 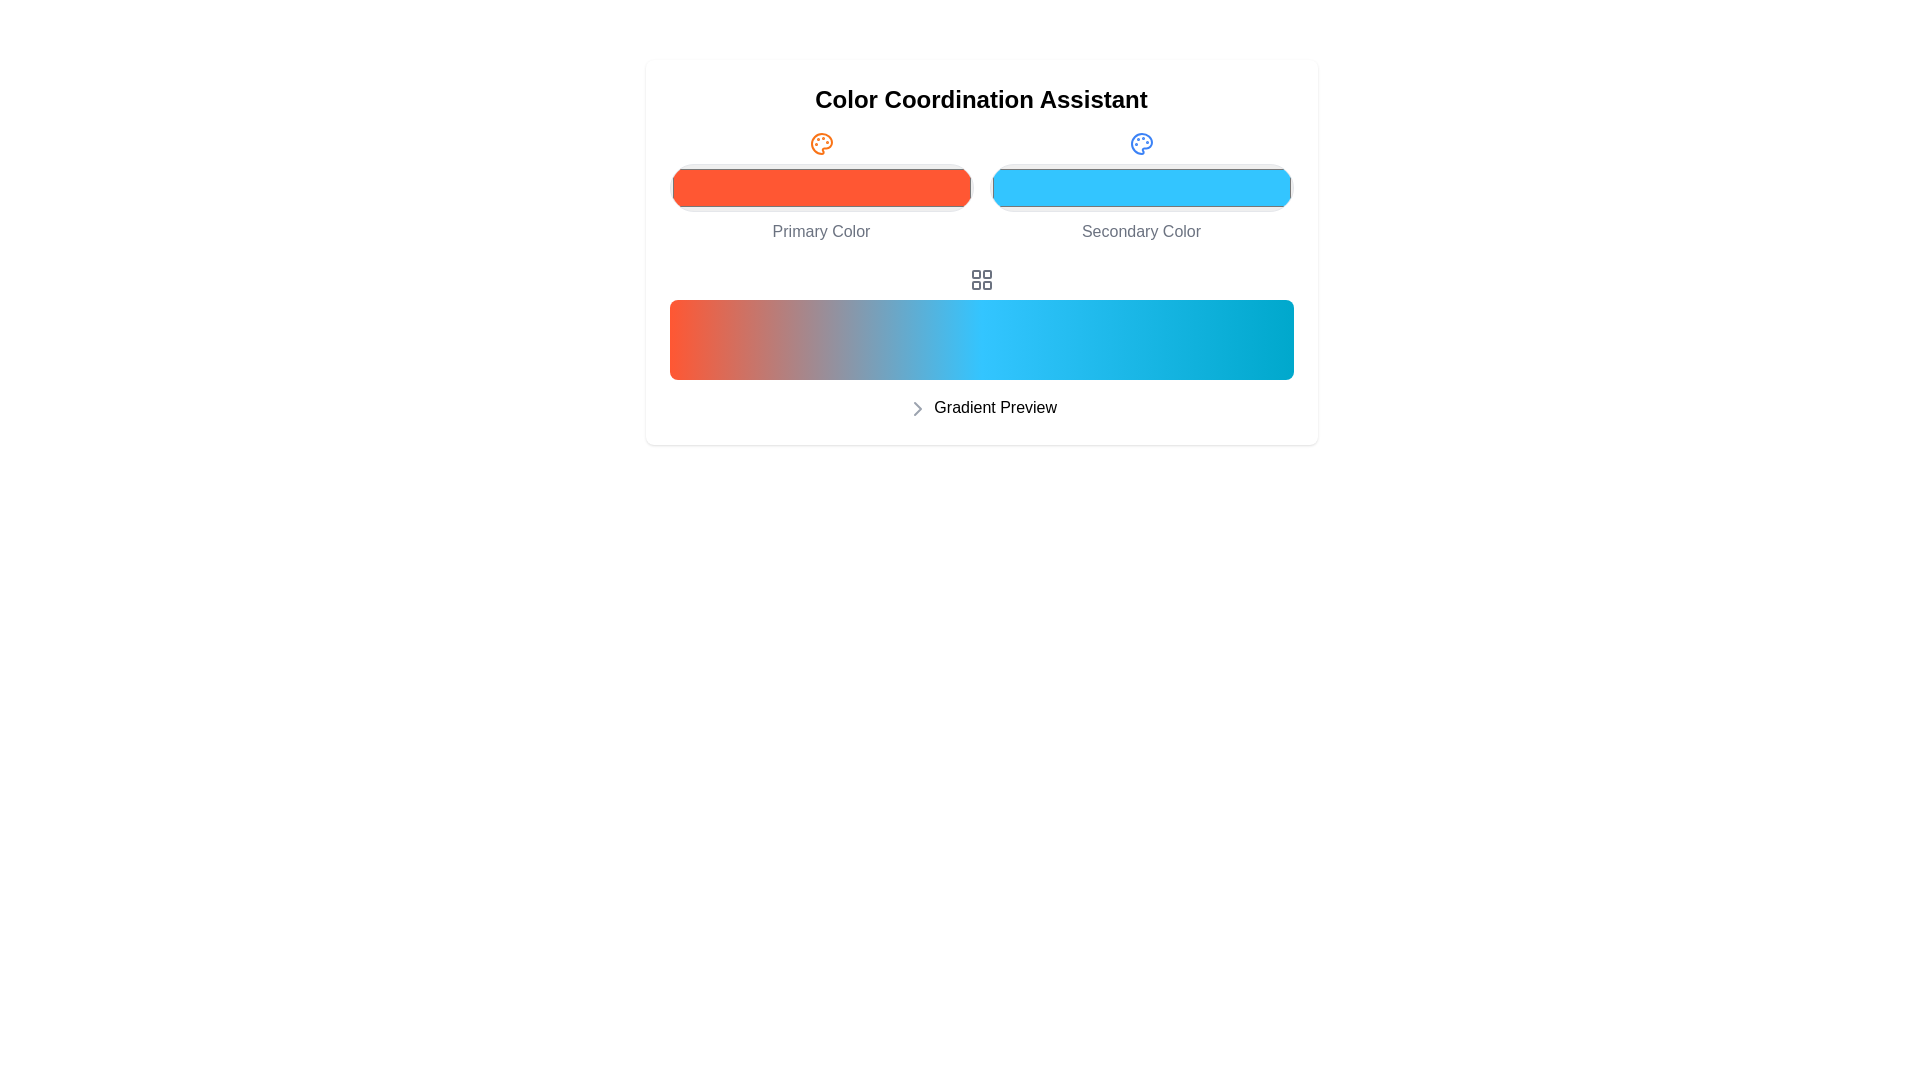 What do you see at coordinates (821, 188) in the screenshot?
I see `the Color picker button, which is a rounded rectangular element filled in orange, located at the top of the first column in a two-column layout grid` at bounding box center [821, 188].